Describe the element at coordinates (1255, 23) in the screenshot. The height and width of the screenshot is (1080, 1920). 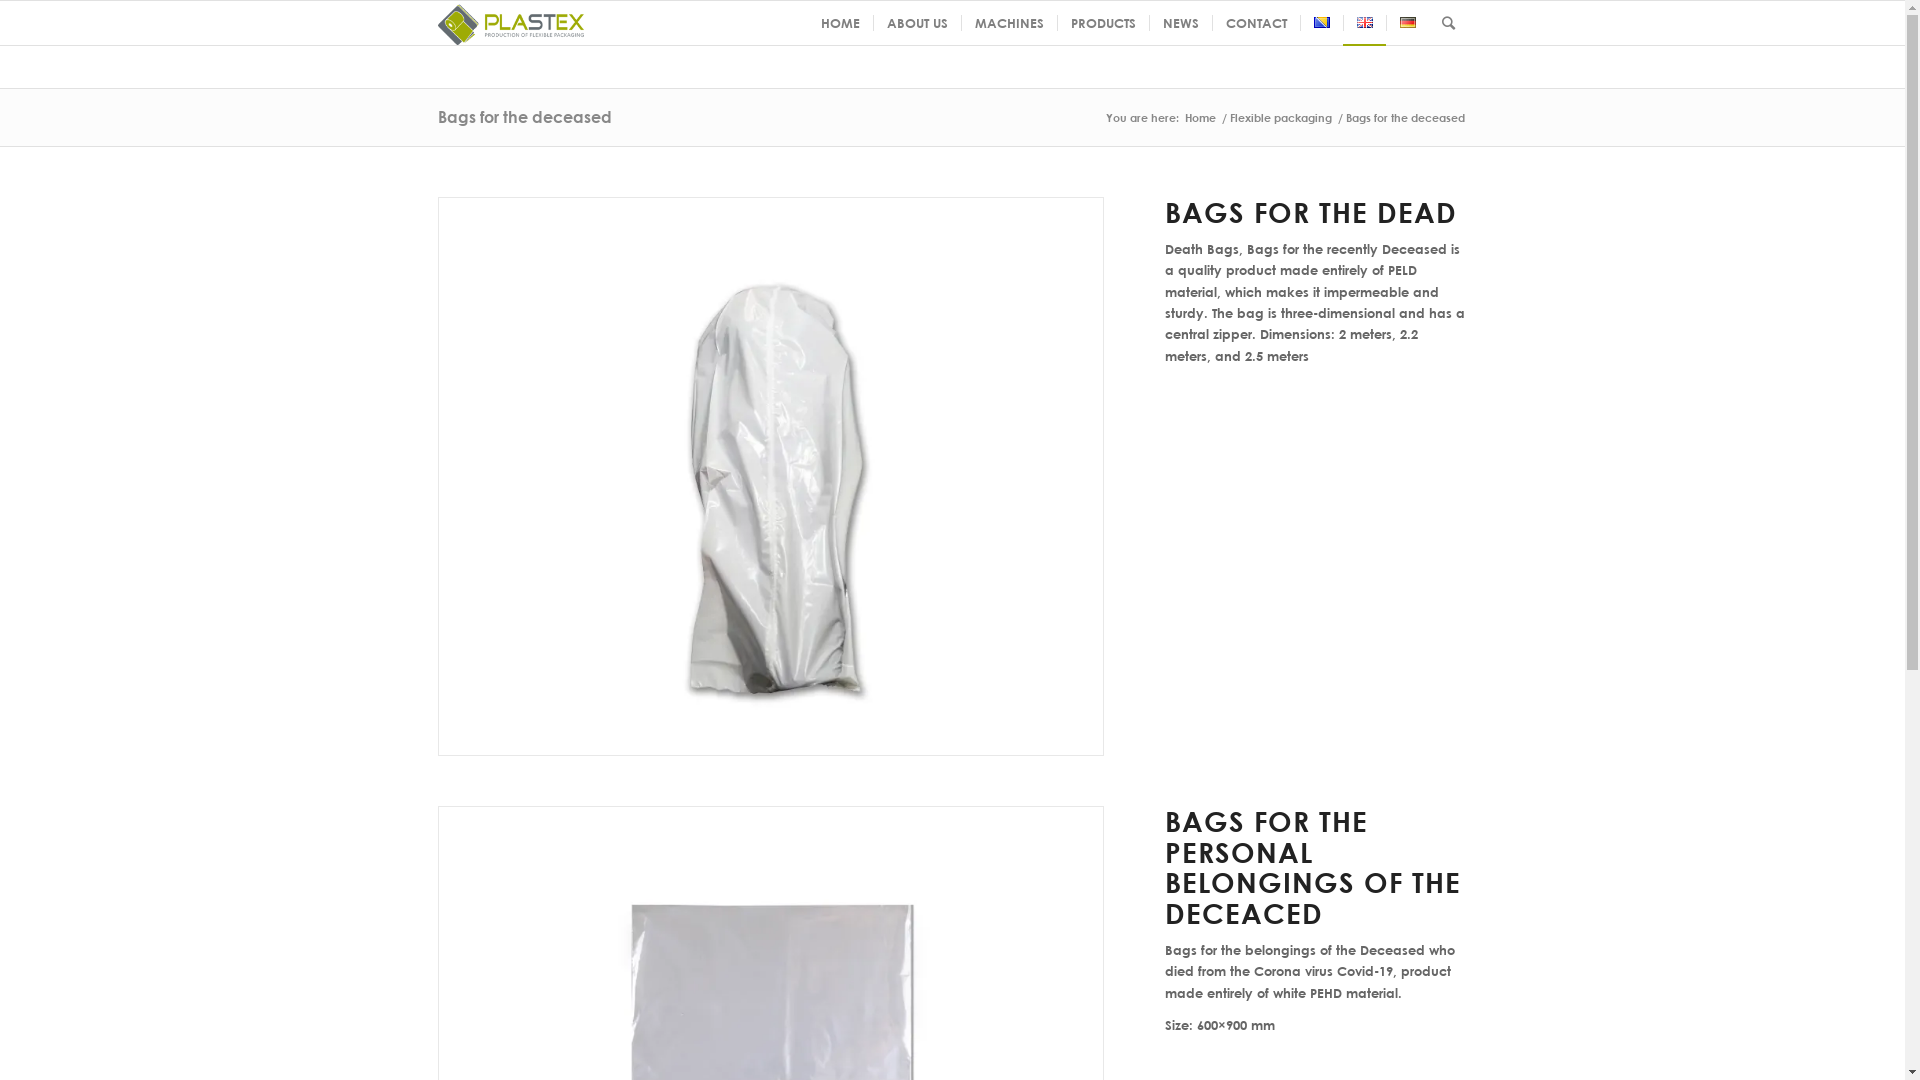
I see `'CONTACT'` at that location.